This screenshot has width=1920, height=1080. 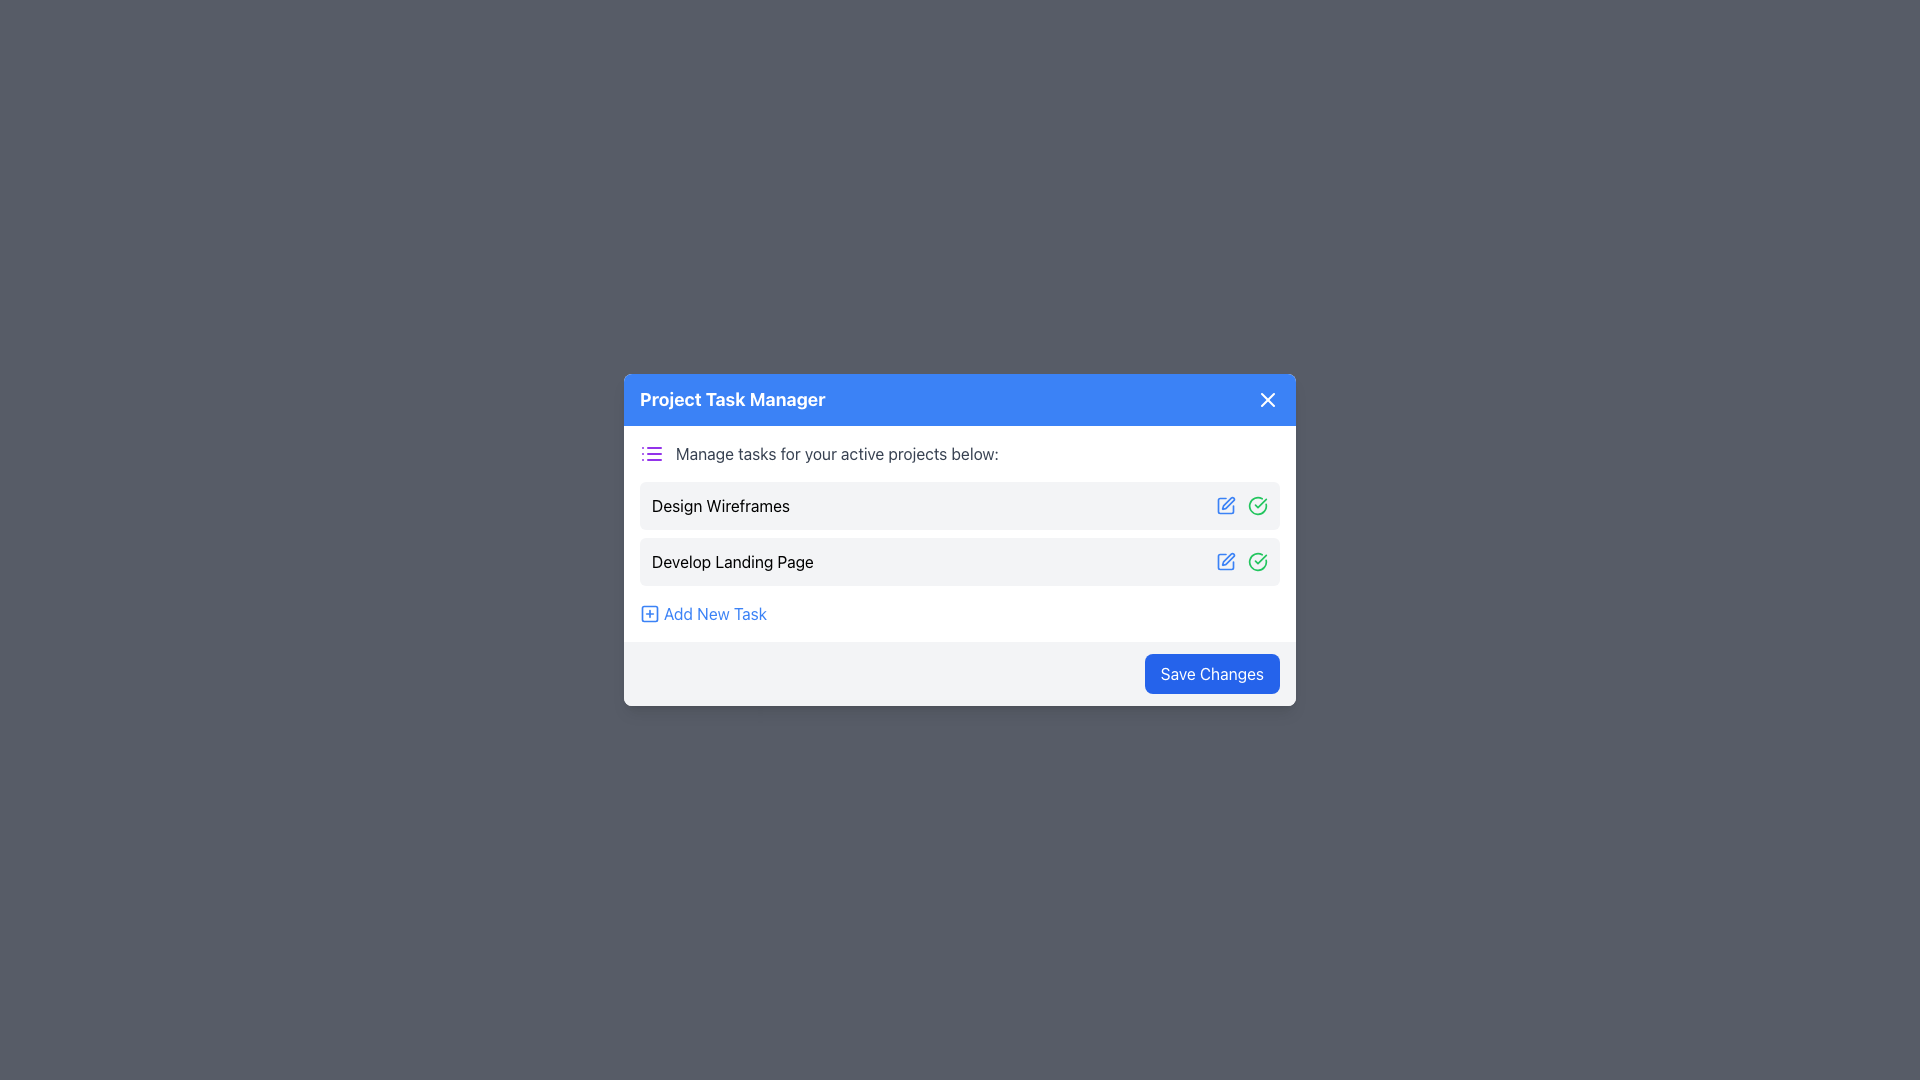 I want to click on the close button located at the far-right edge of the blue header bar, opposite the text 'Project Task Manager', so click(x=1266, y=400).